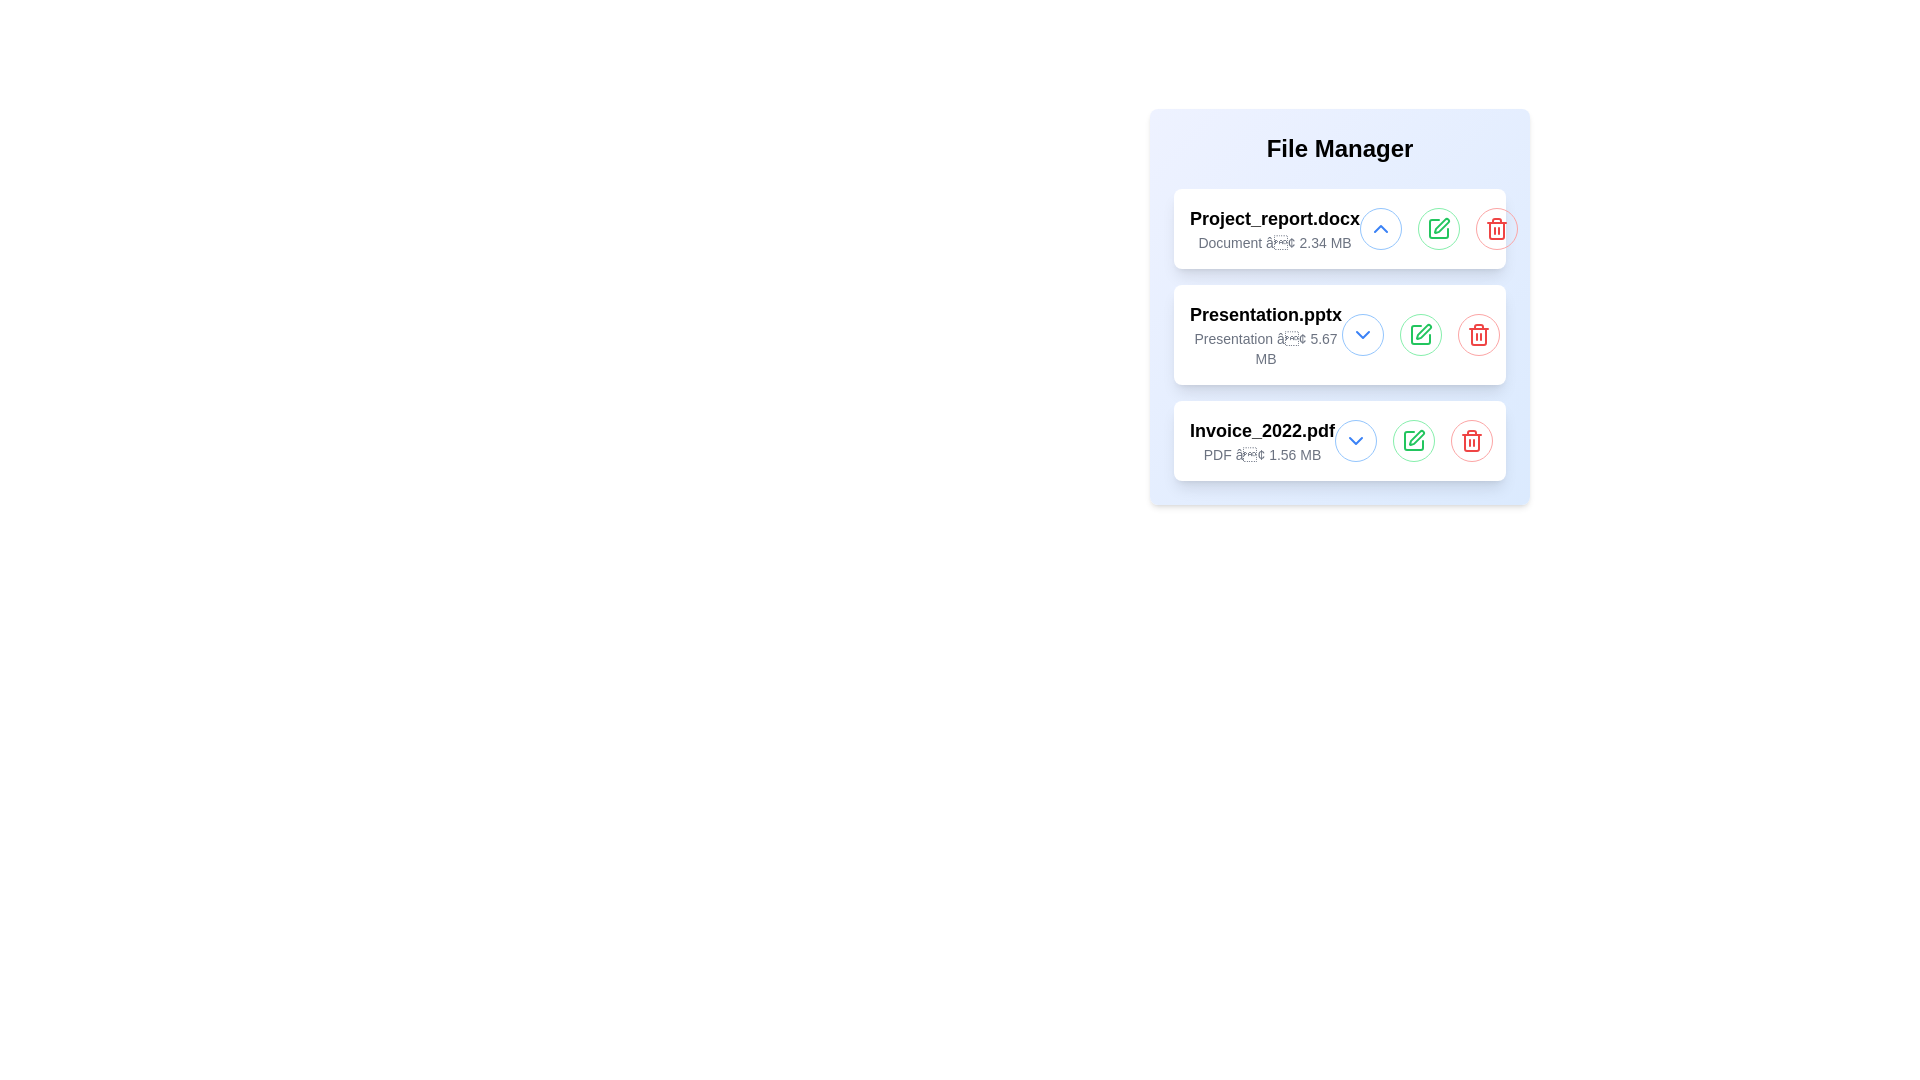 The width and height of the screenshot is (1920, 1080). I want to click on delete button for the file named Invoice_2022.pdf, so click(1472, 439).